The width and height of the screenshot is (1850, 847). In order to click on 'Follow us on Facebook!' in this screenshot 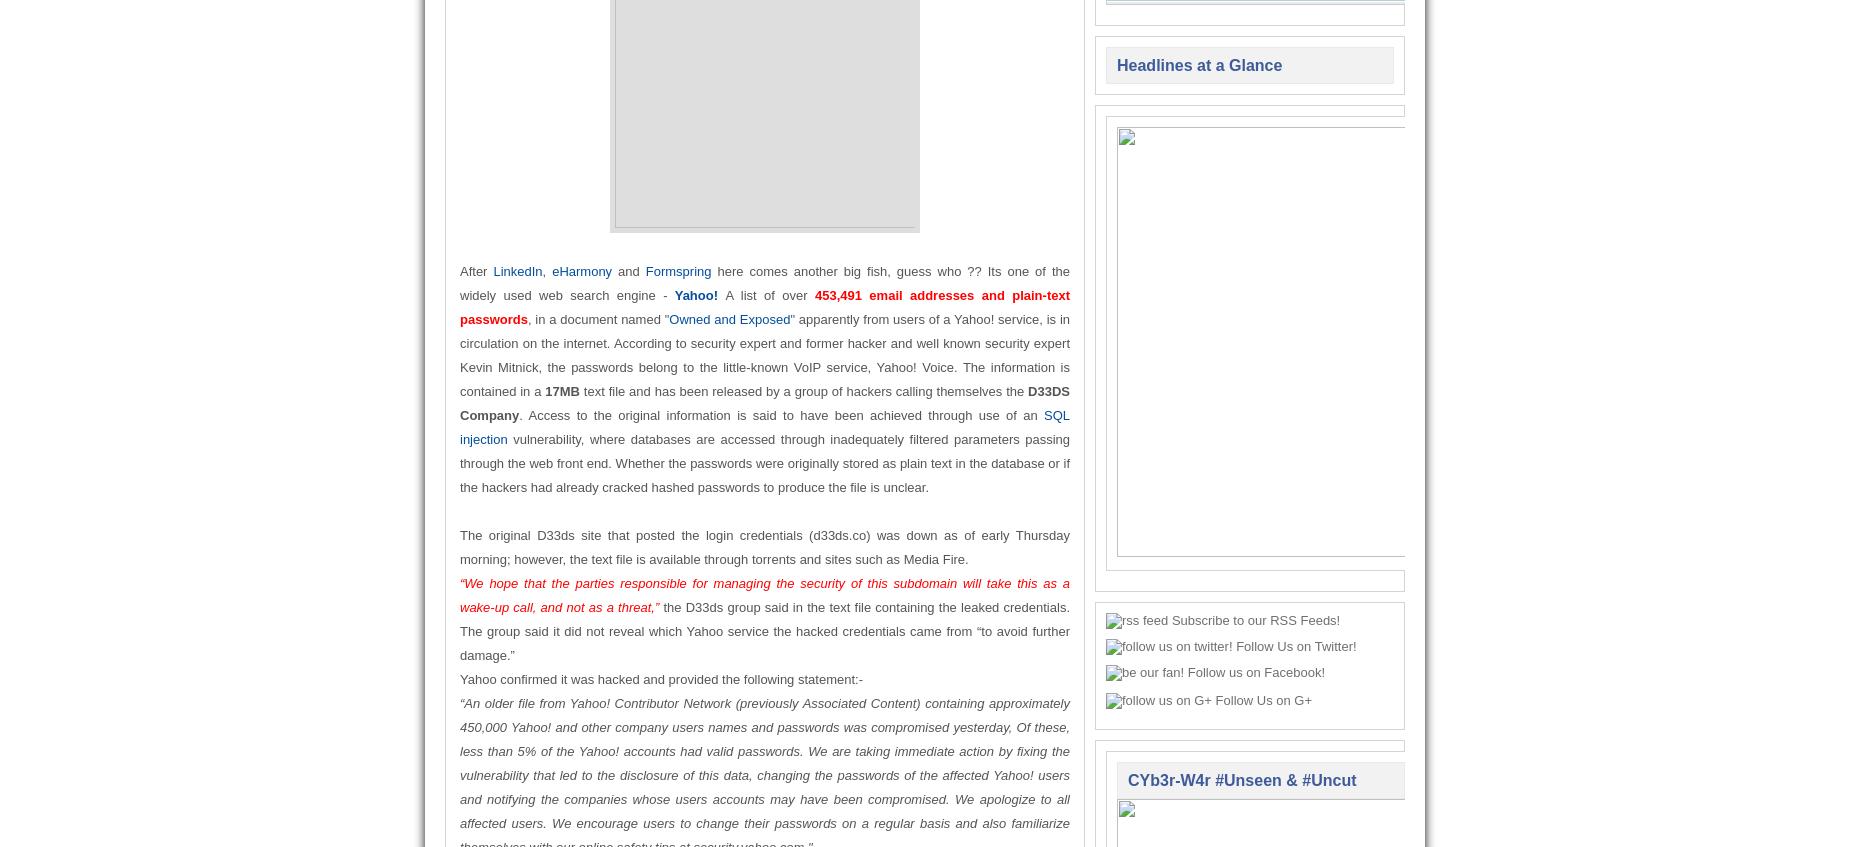, I will do `click(1254, 672)`.